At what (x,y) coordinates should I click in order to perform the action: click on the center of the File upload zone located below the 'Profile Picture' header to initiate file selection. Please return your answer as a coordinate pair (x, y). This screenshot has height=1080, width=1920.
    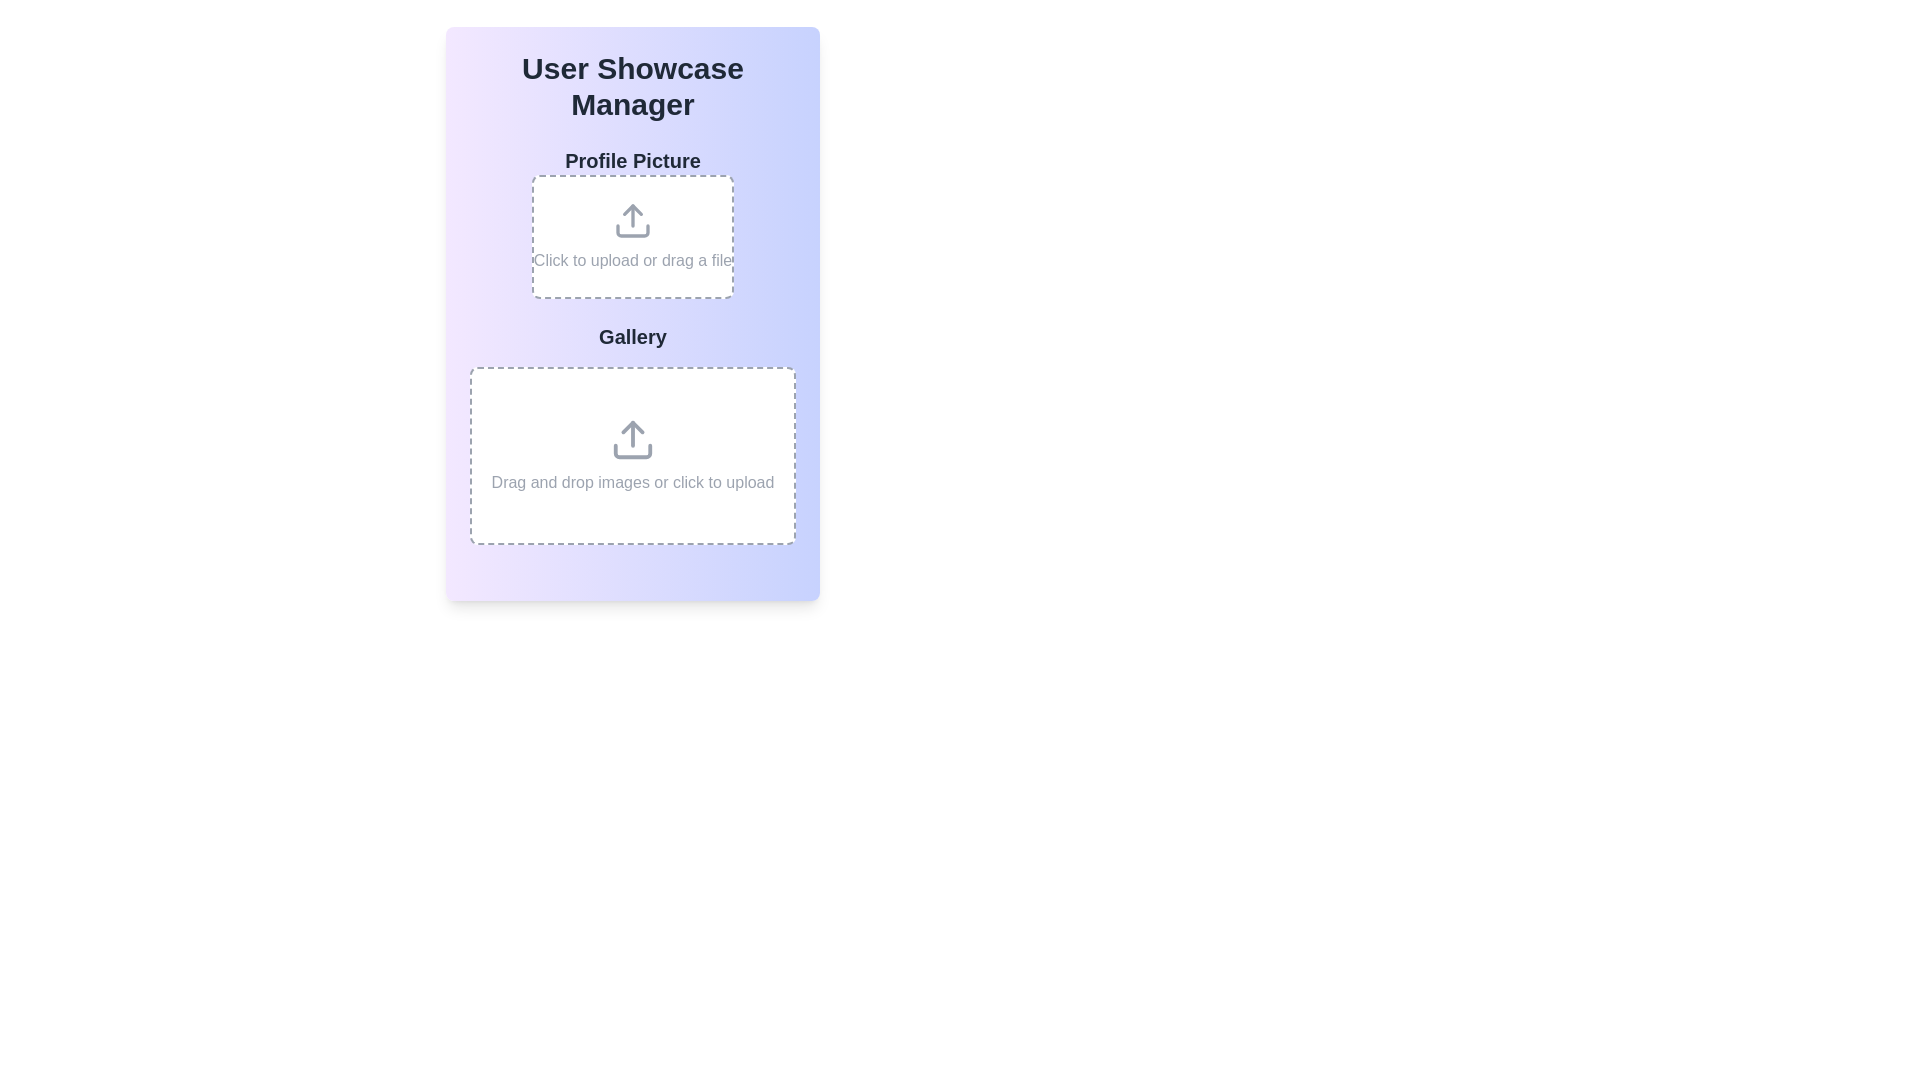
    Looking at the image, I should click on (632, 223).